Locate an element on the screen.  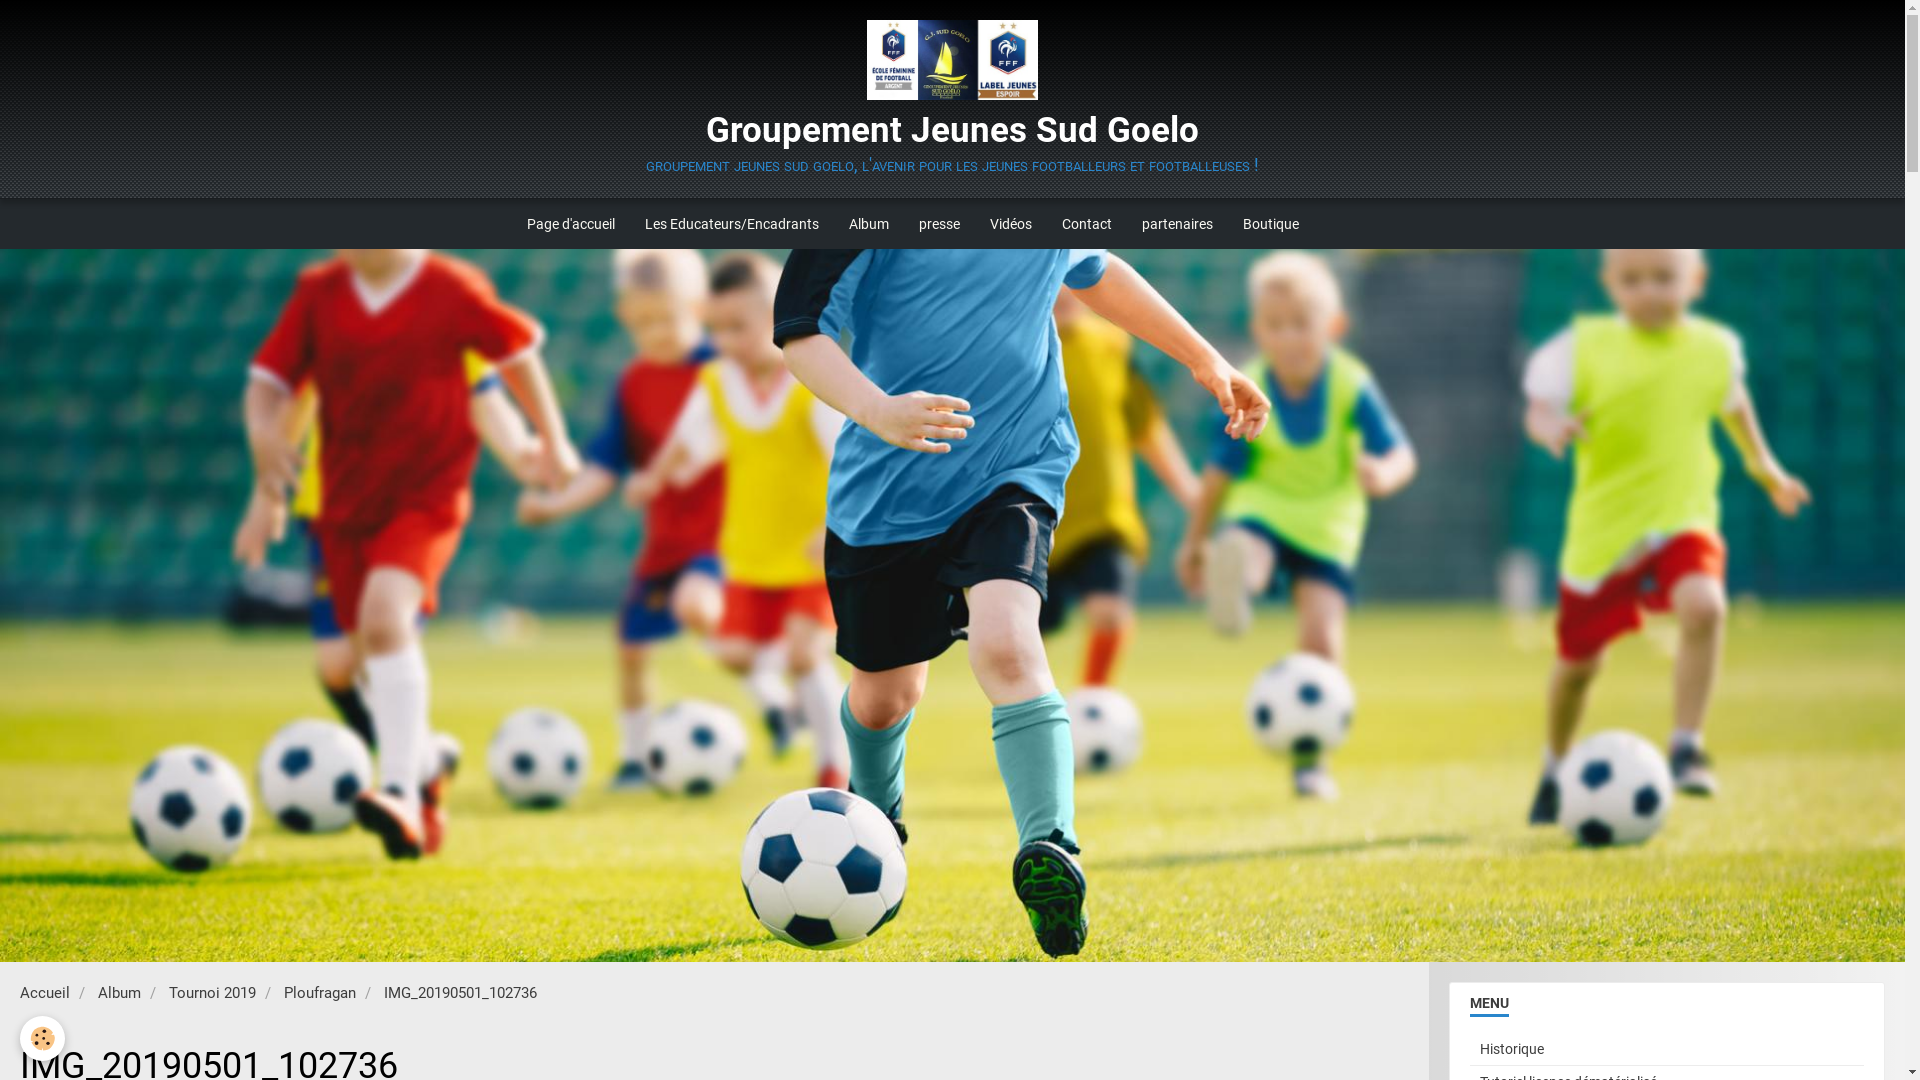
'Tournoi 2019' is located at coordinates (168, 992).